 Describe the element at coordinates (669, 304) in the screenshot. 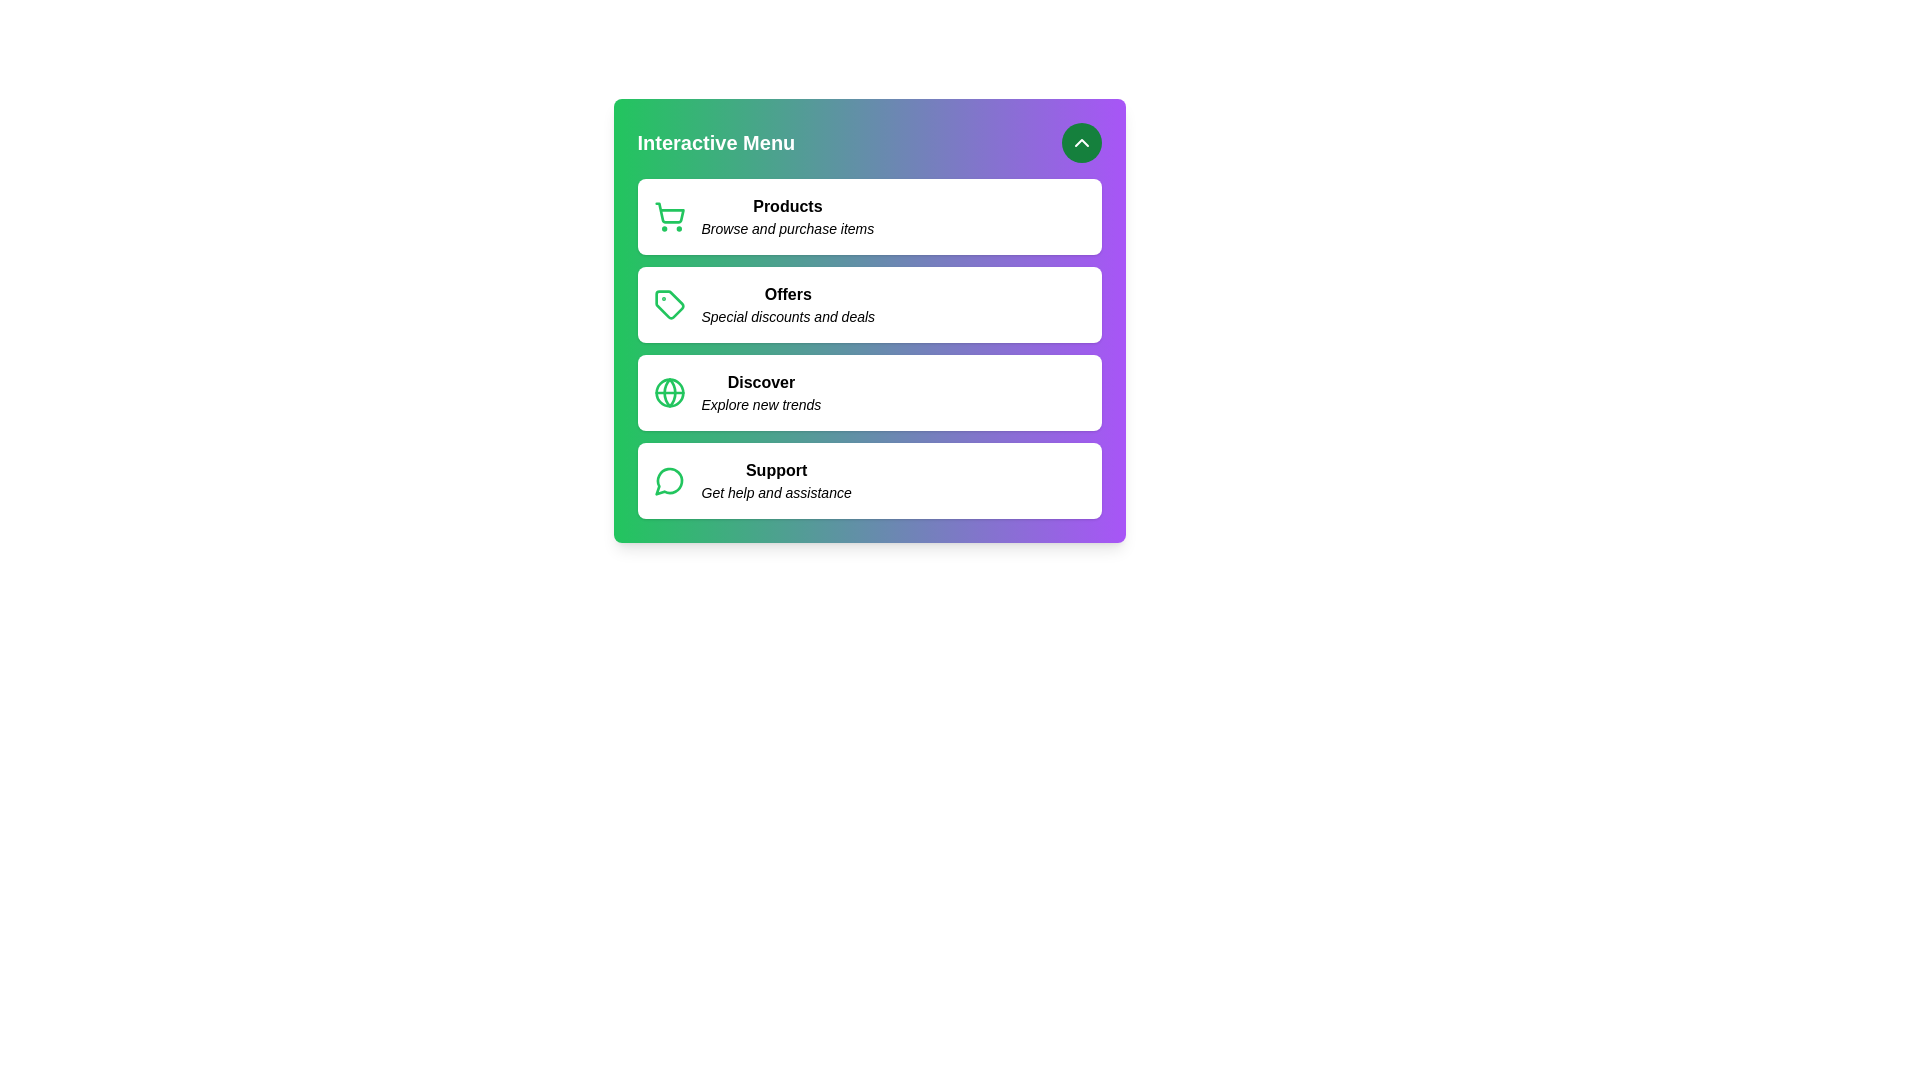

I see `the icon of the menu item labeled Offers to confirm its functionality` at that location.